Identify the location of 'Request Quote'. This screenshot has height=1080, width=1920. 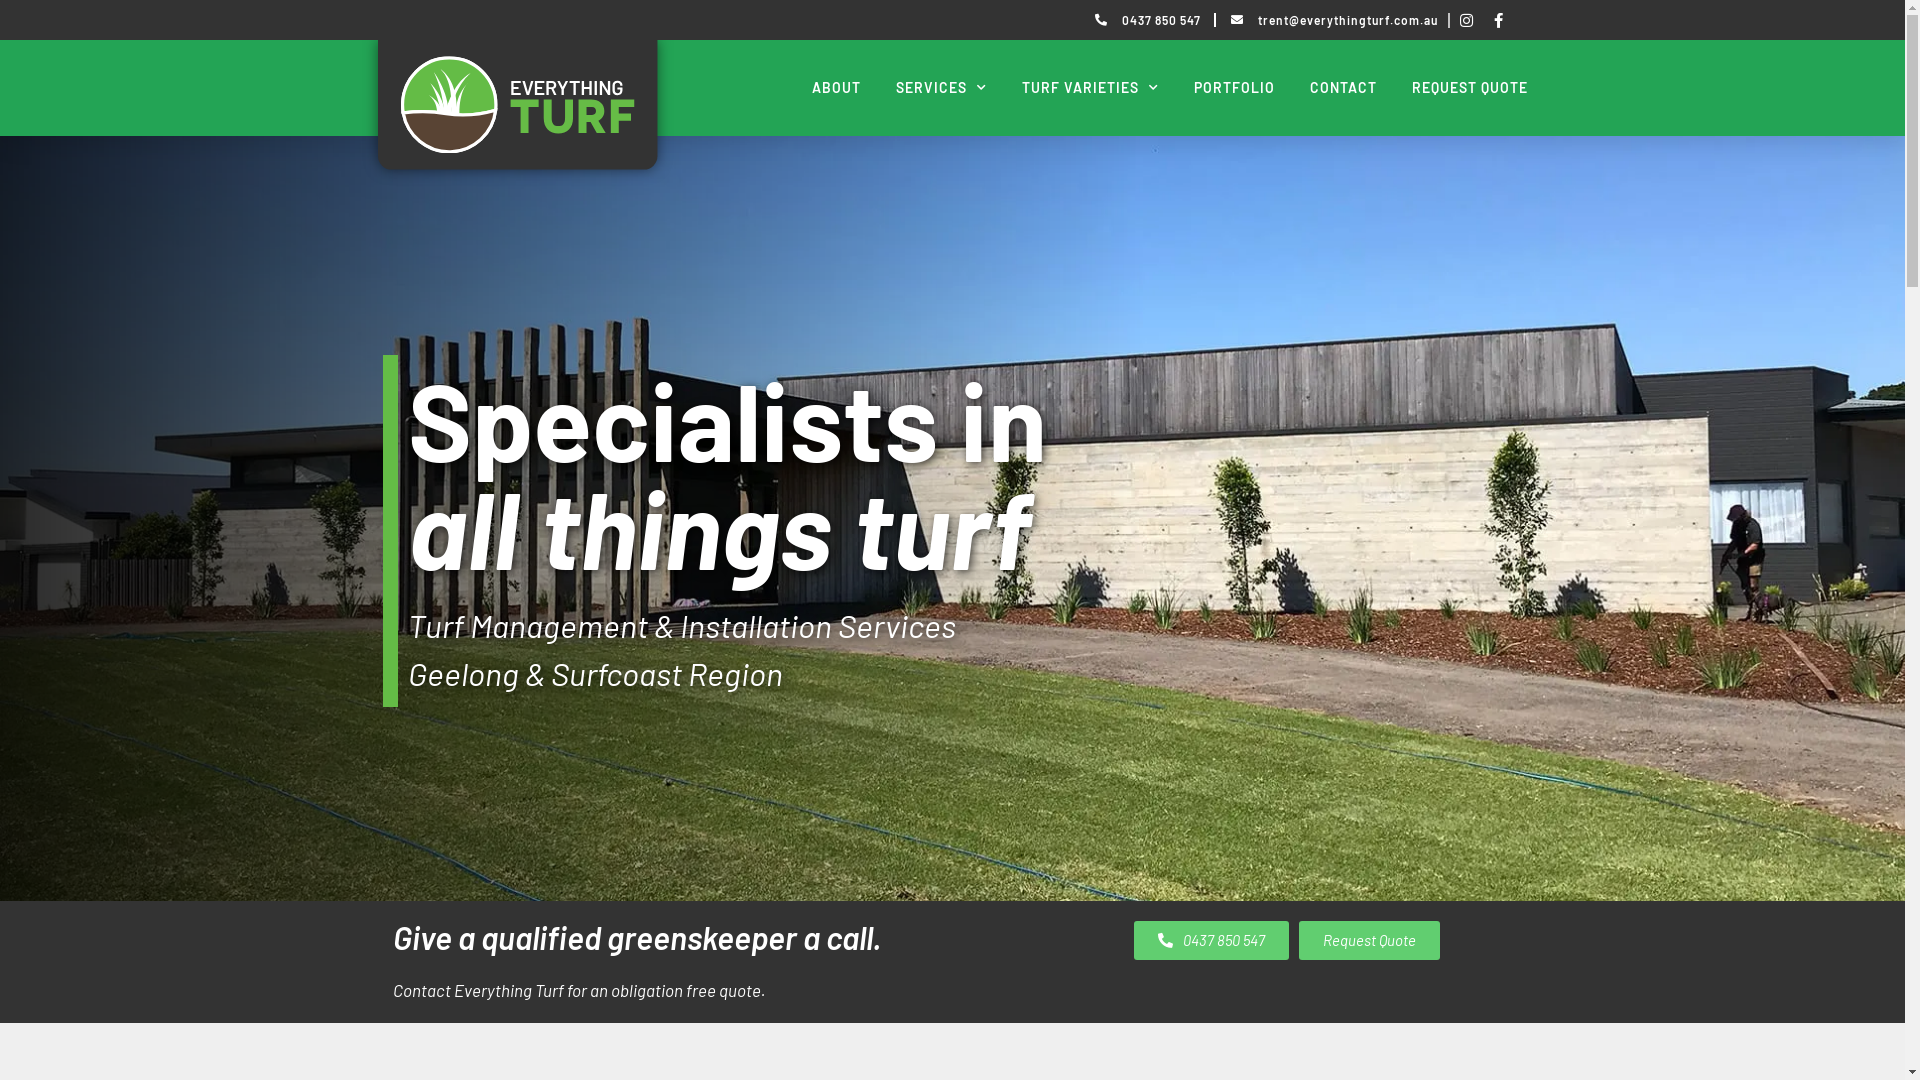
(1367, 940).